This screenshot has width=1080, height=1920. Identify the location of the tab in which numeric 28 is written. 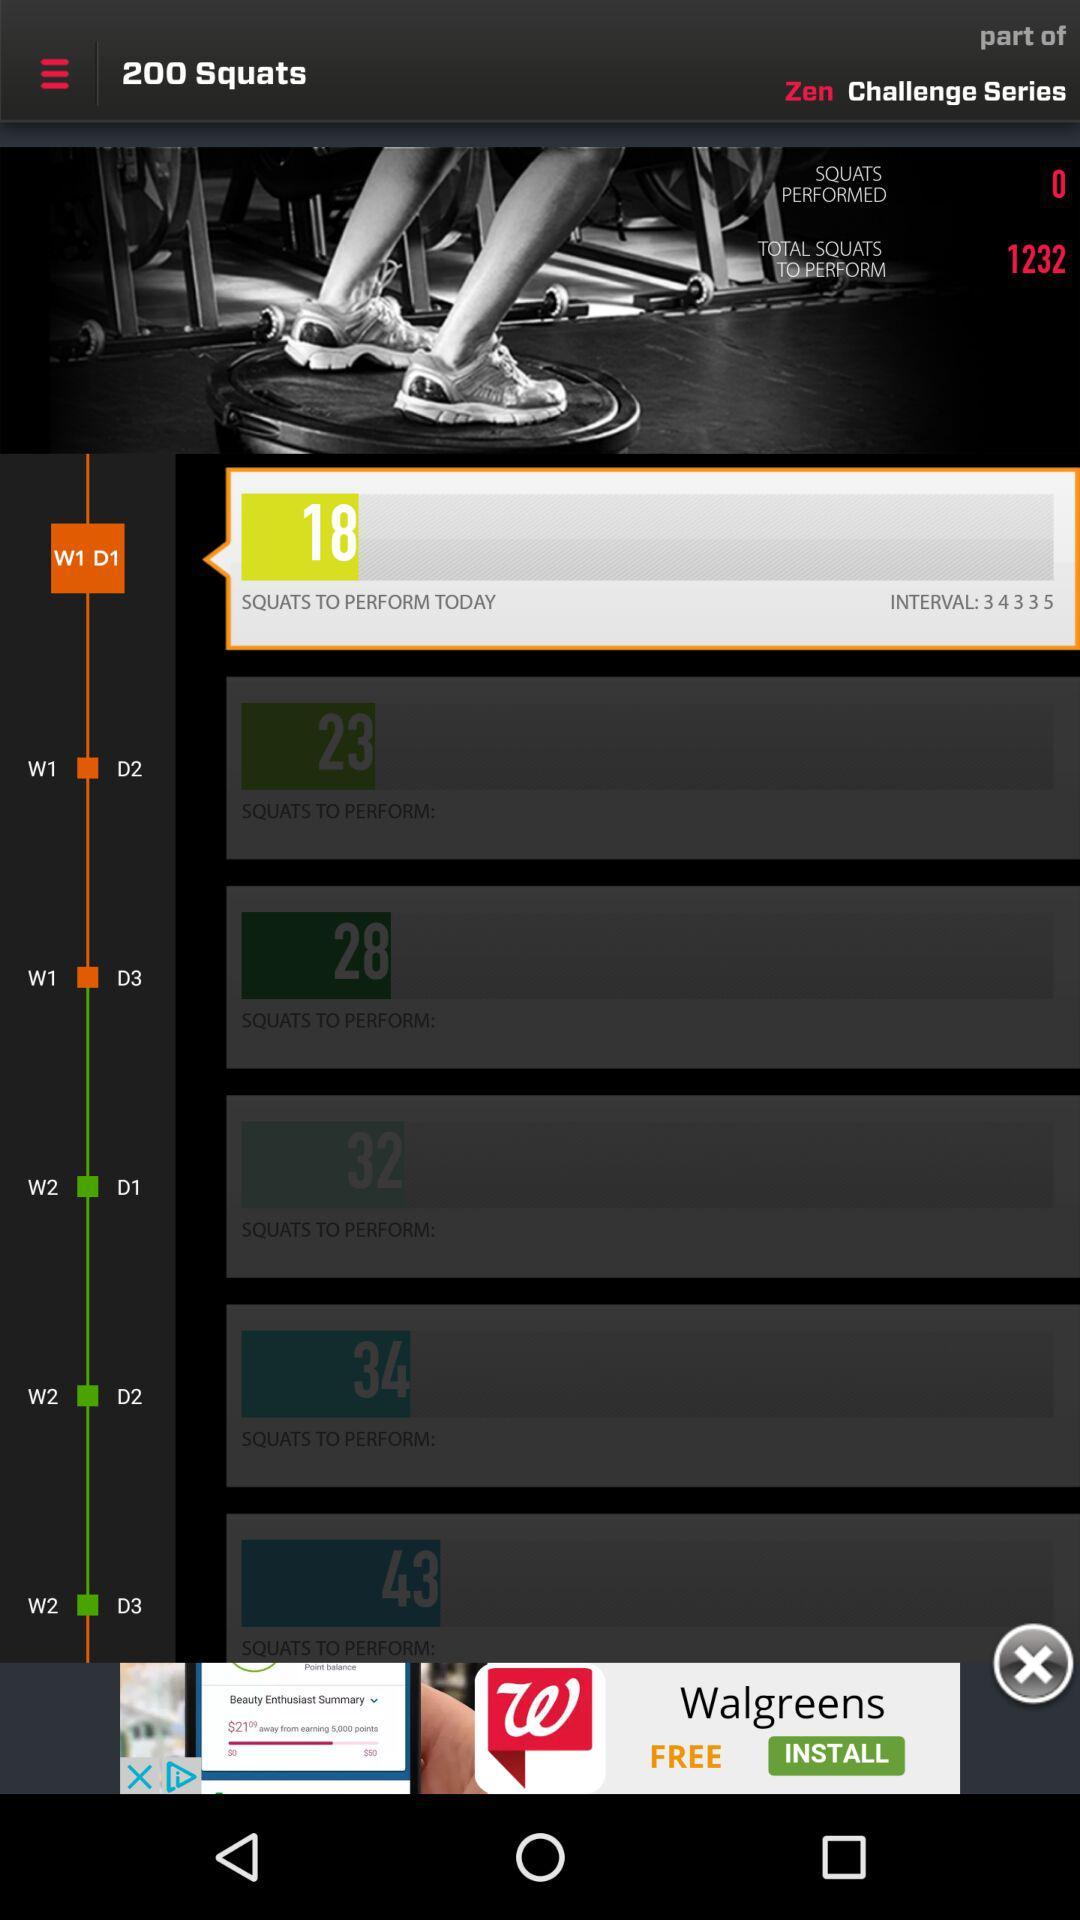
(640, 977).